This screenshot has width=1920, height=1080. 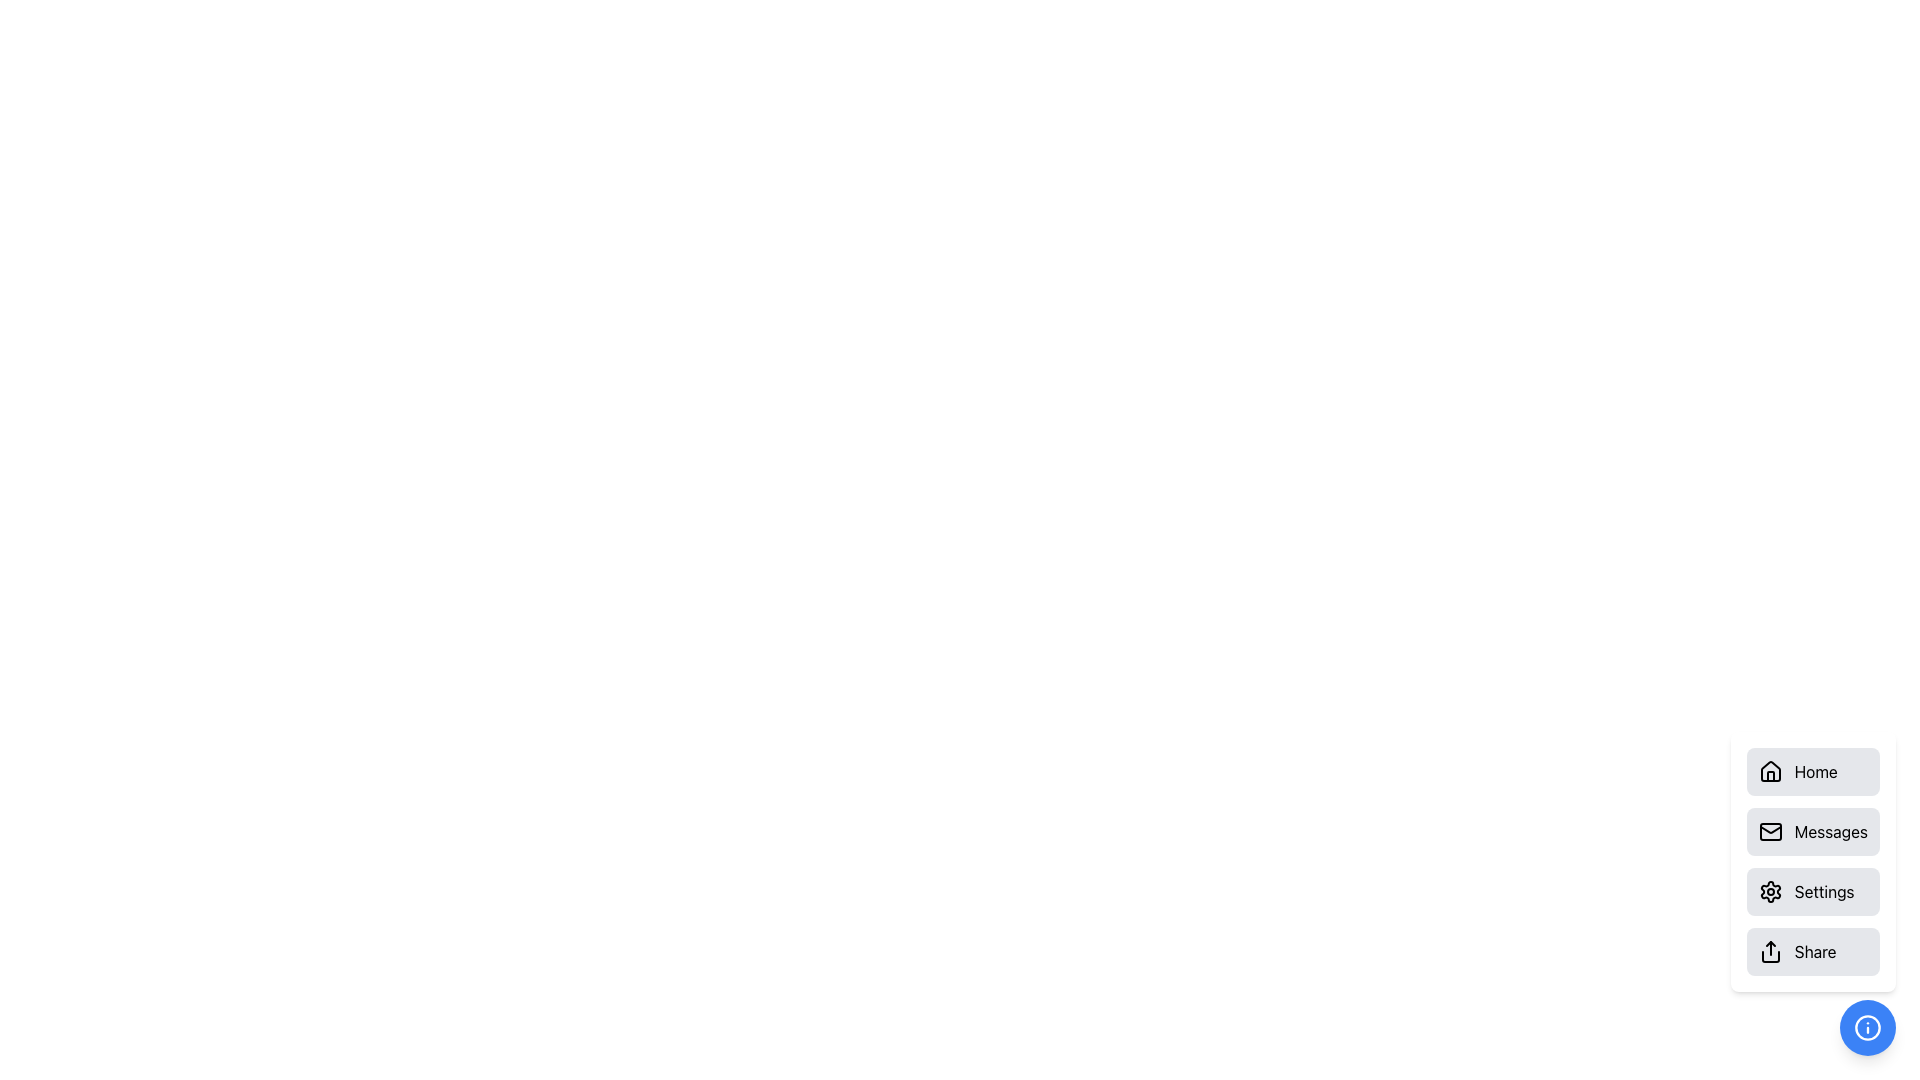 I want to click on the rectangular shape with rounded corners that forms the body of the 'Messages' envelope icon in the menu, so click(x=1770, y=832).